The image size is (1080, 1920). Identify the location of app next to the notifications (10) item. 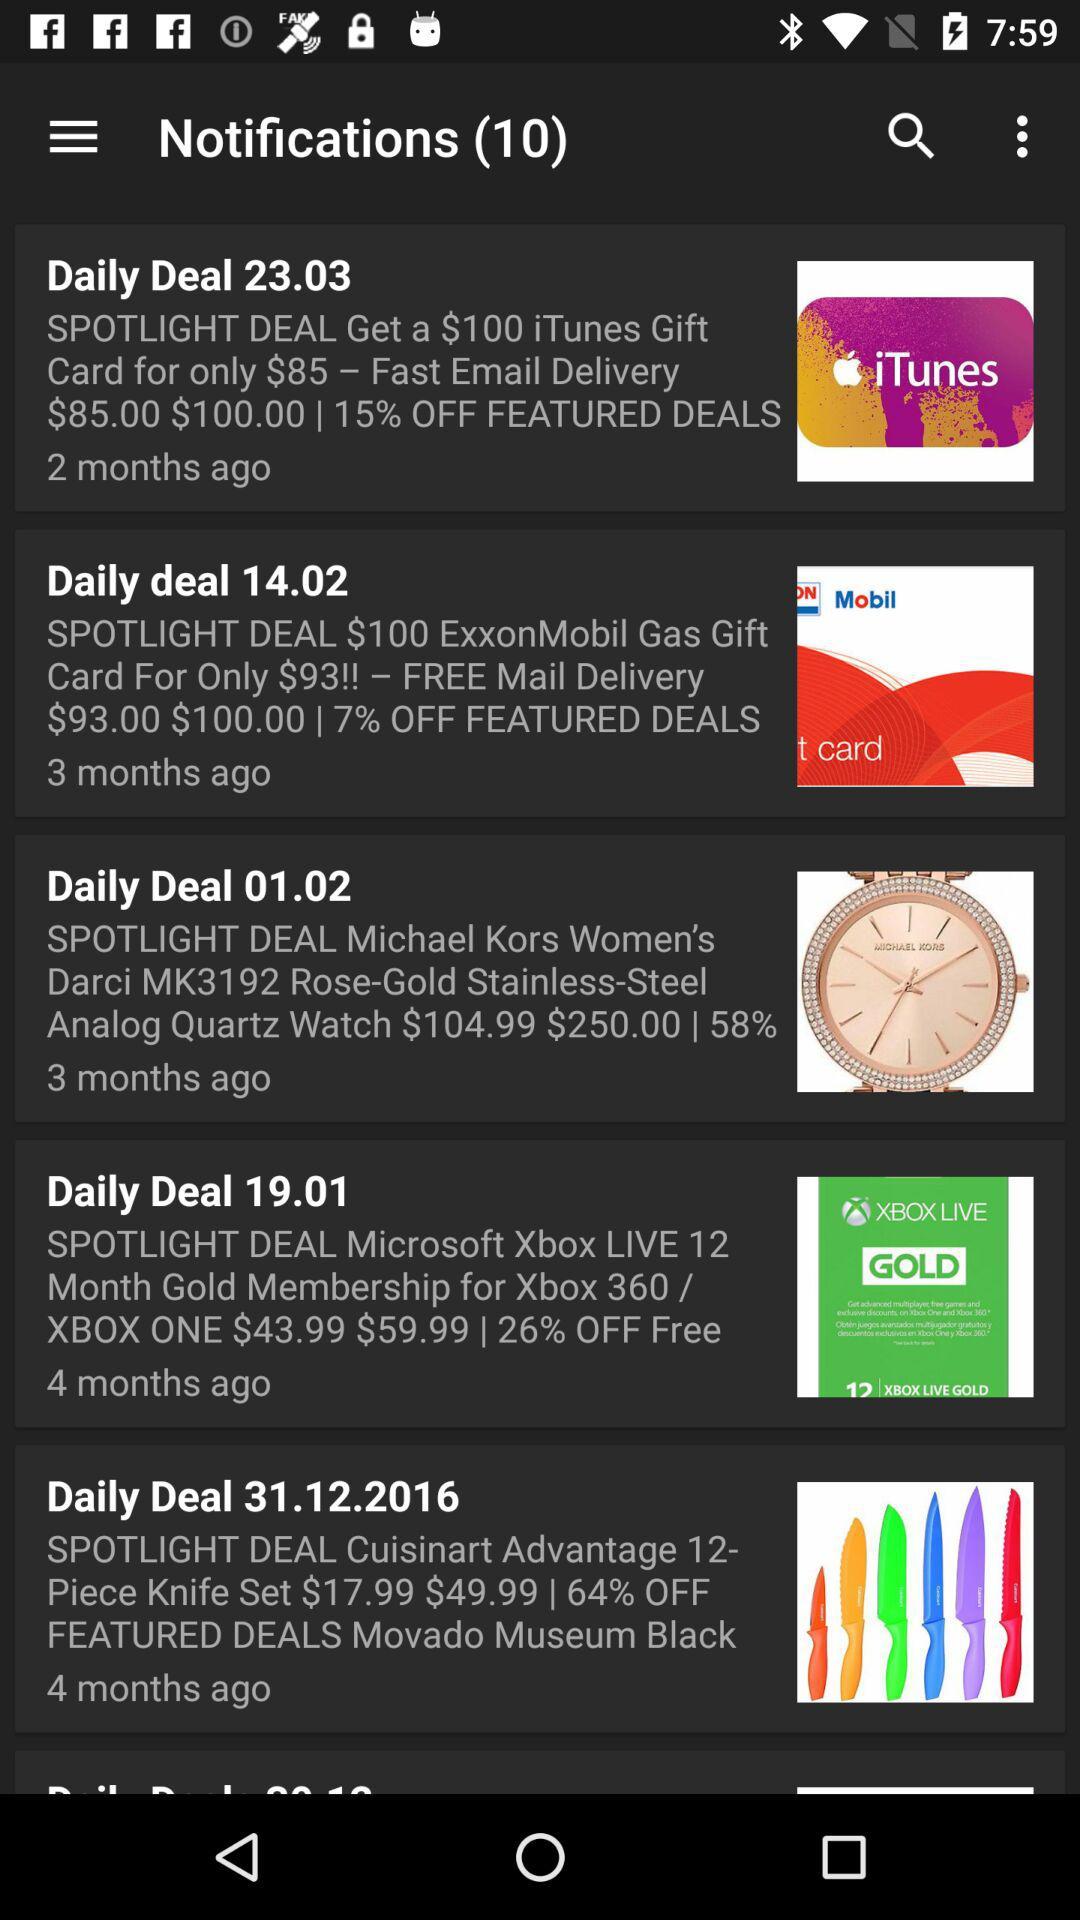
(72, 135).